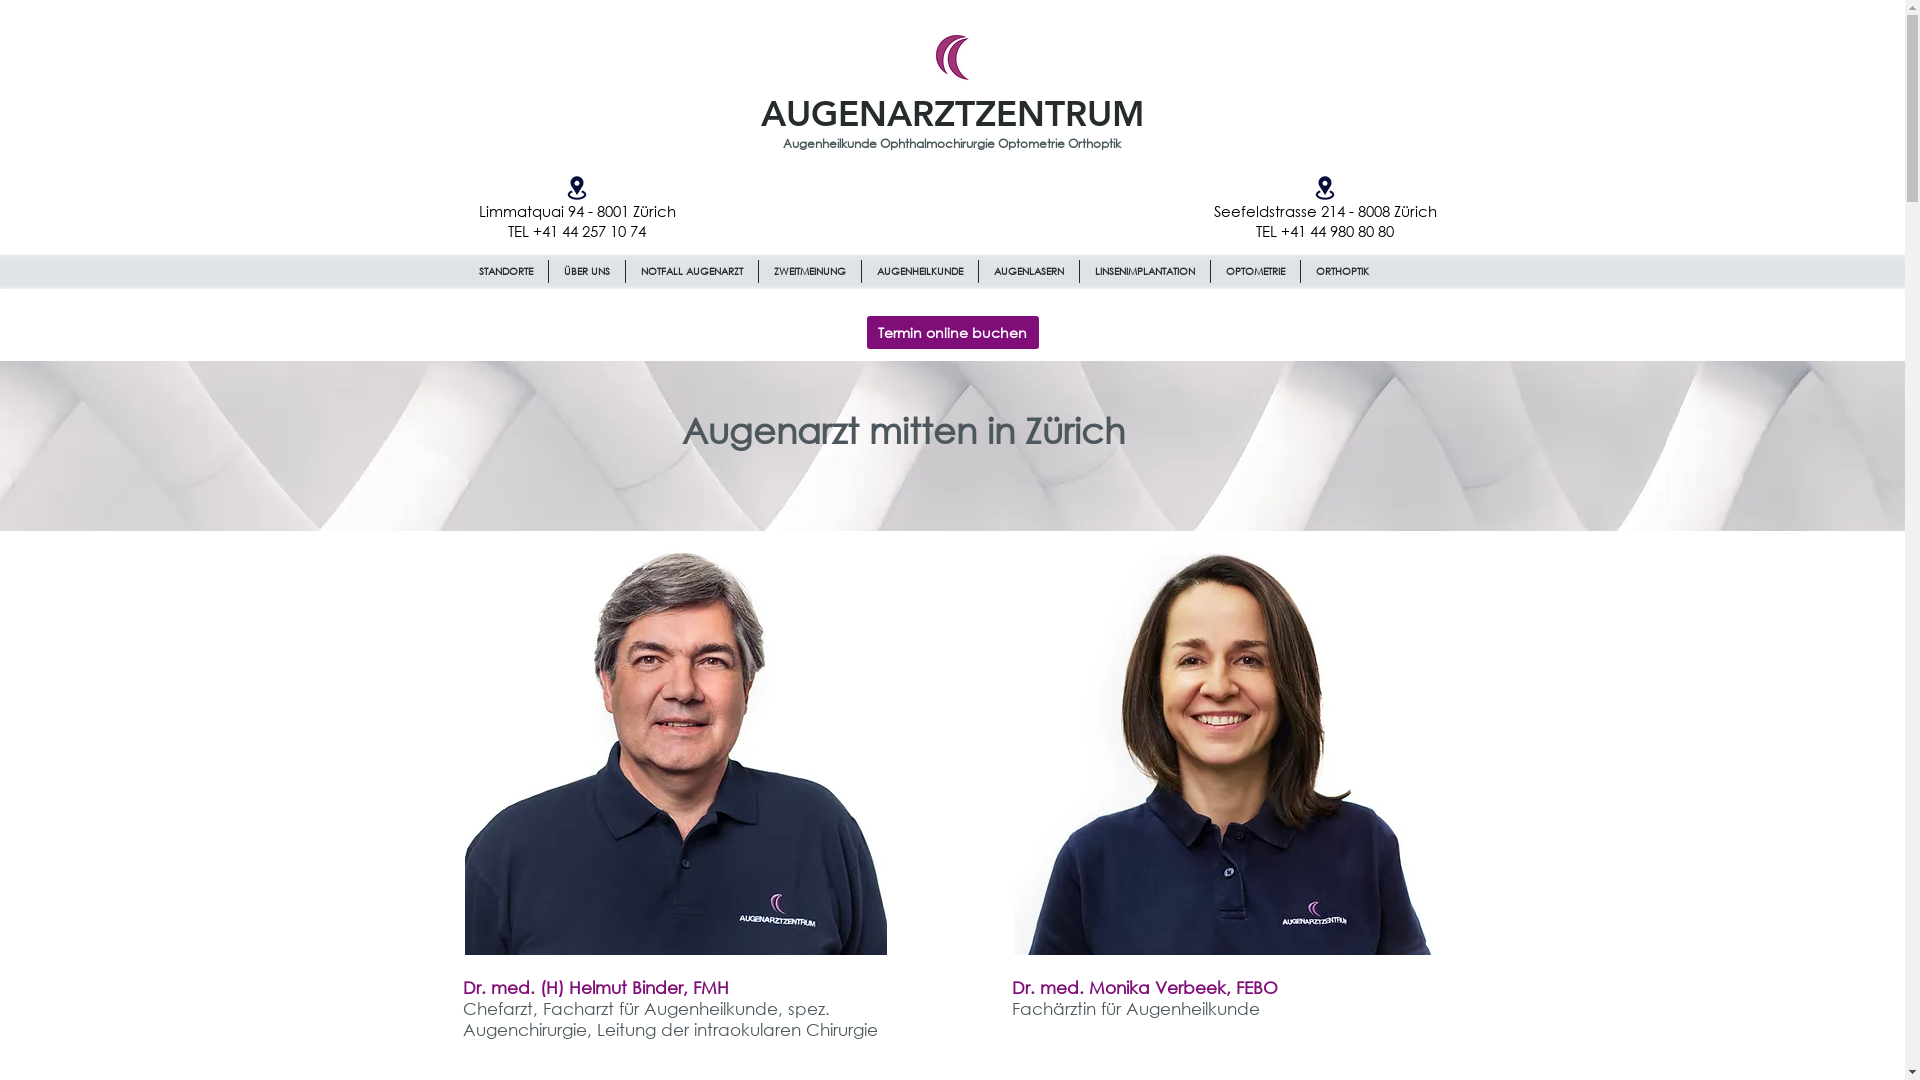 This screenshot has width=1920, height=1080. Describe the element at coordinates (831, 143) in the screenshot. I see `'Augenheilkunde '` at that location.